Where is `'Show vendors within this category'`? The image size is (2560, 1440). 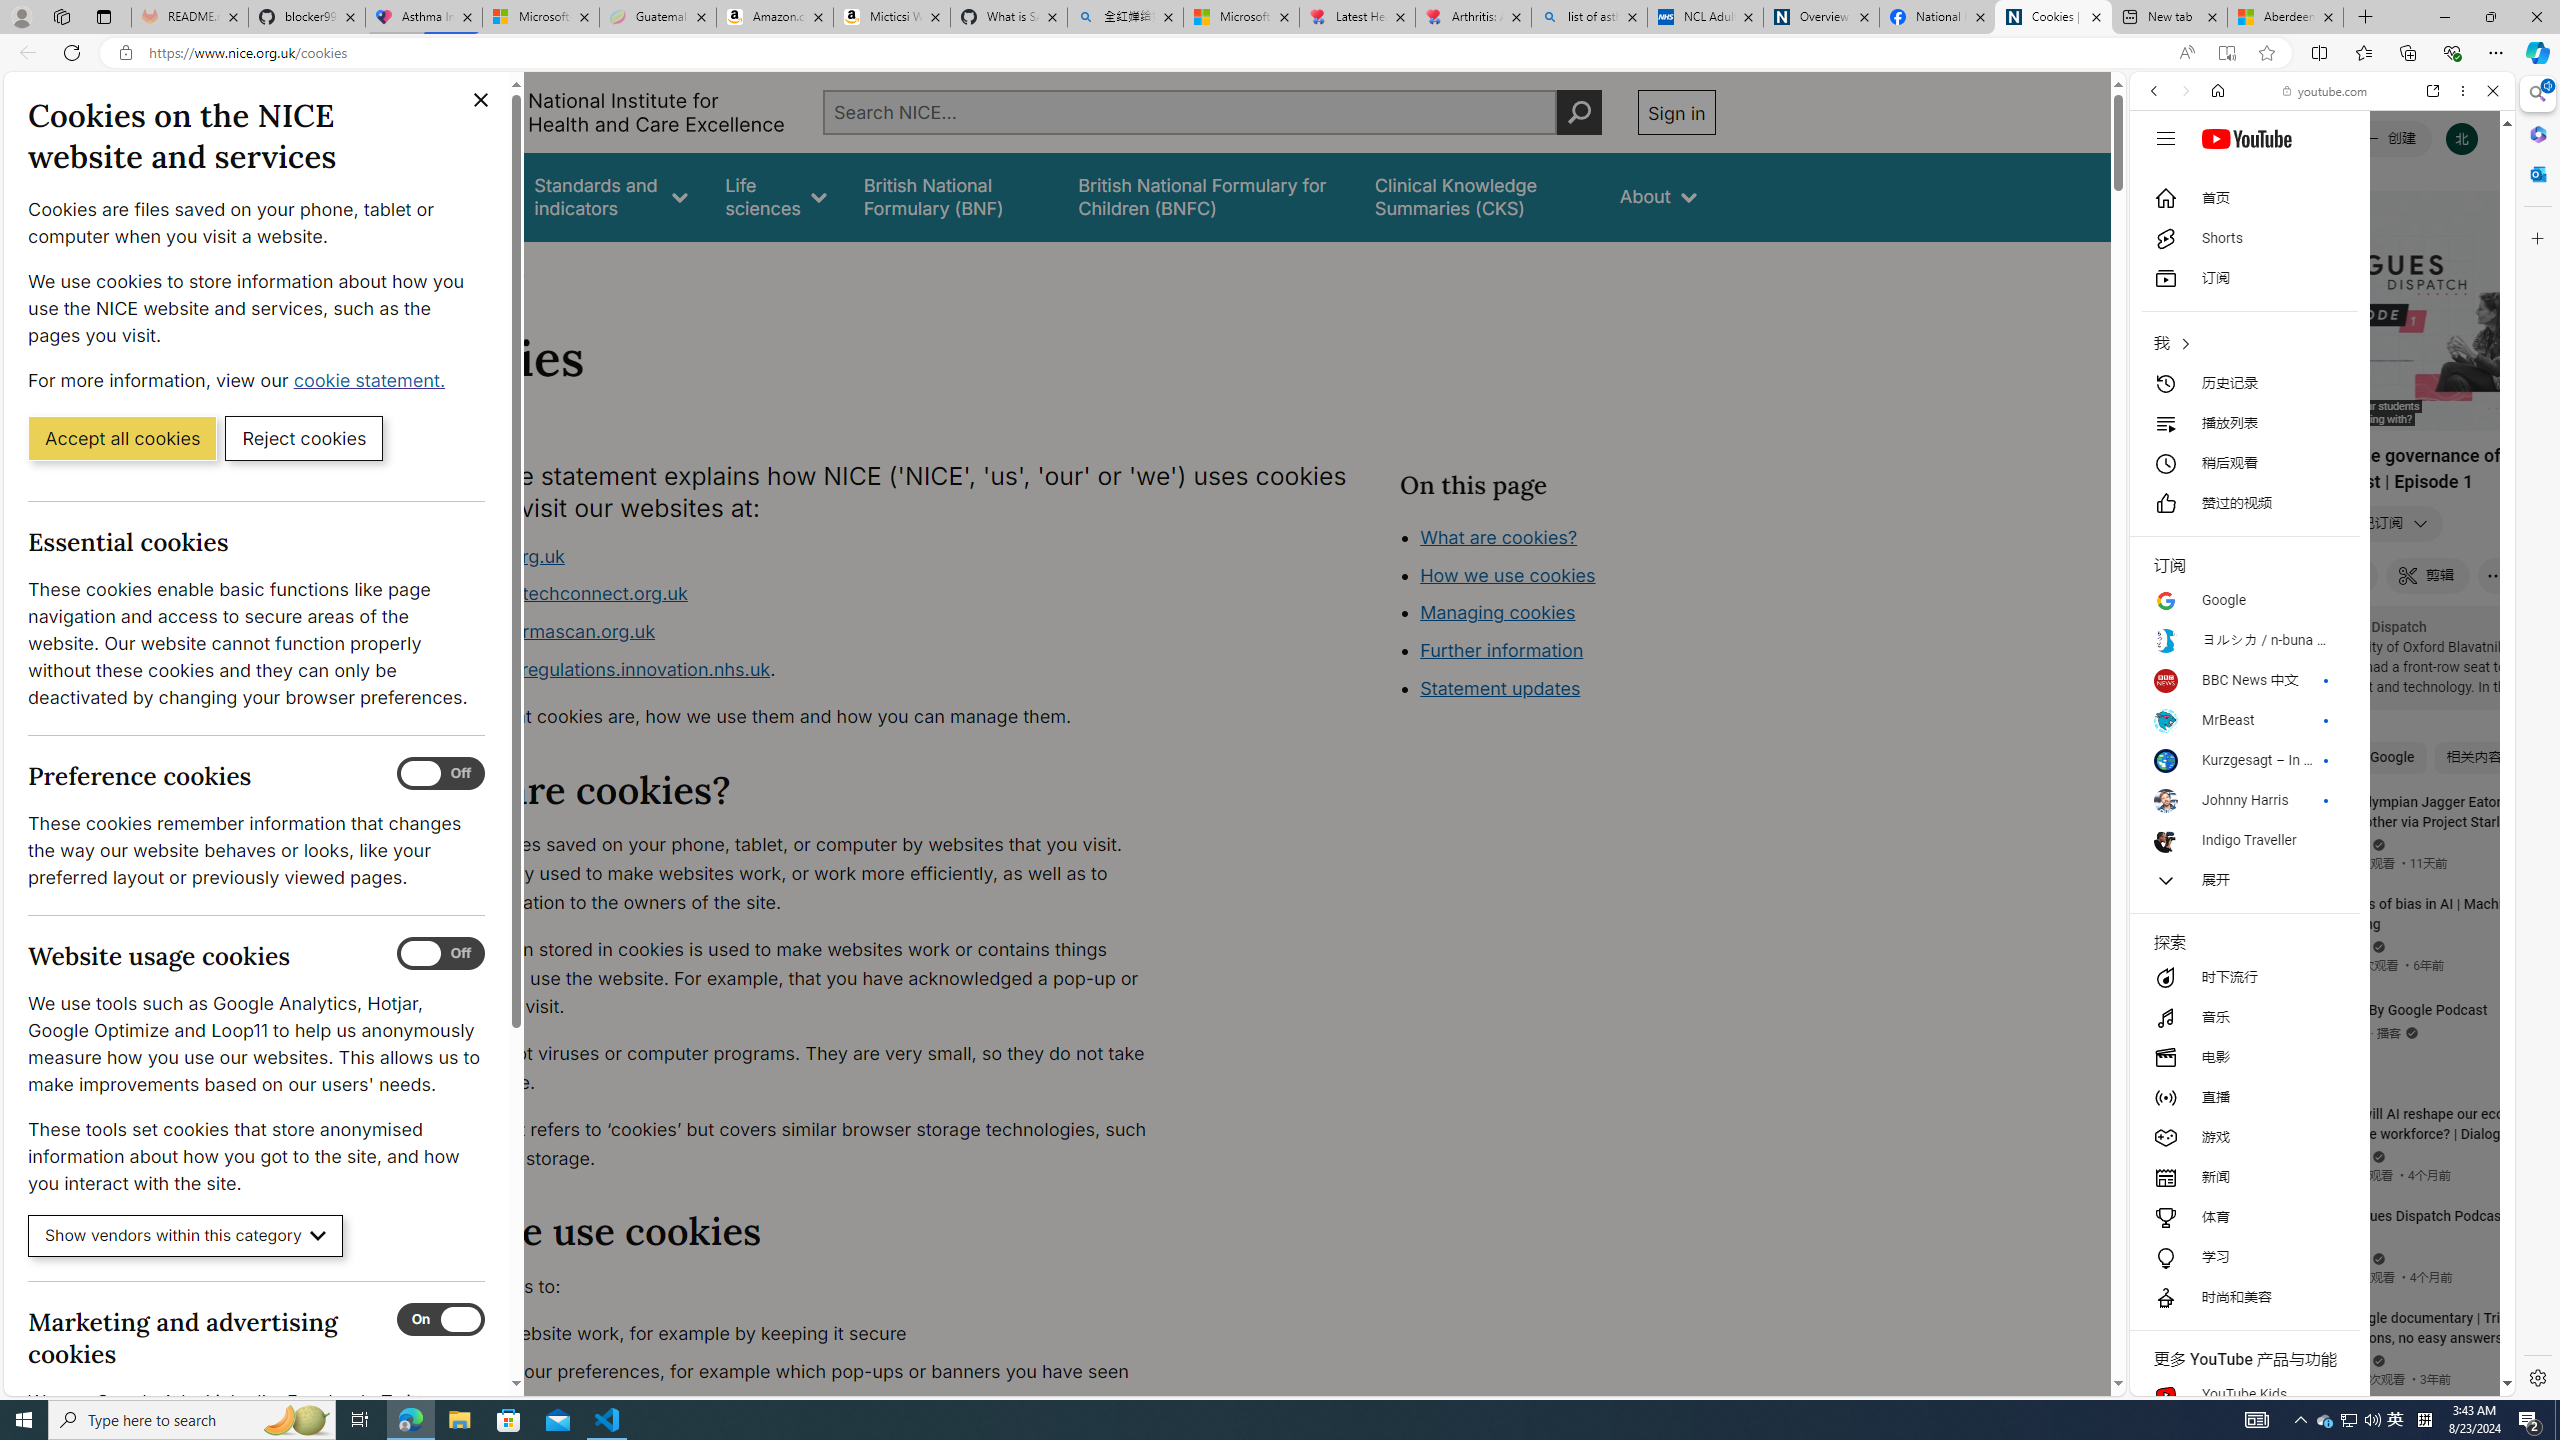 'Show vendors within this category' is located at coordinates (184, 1236).